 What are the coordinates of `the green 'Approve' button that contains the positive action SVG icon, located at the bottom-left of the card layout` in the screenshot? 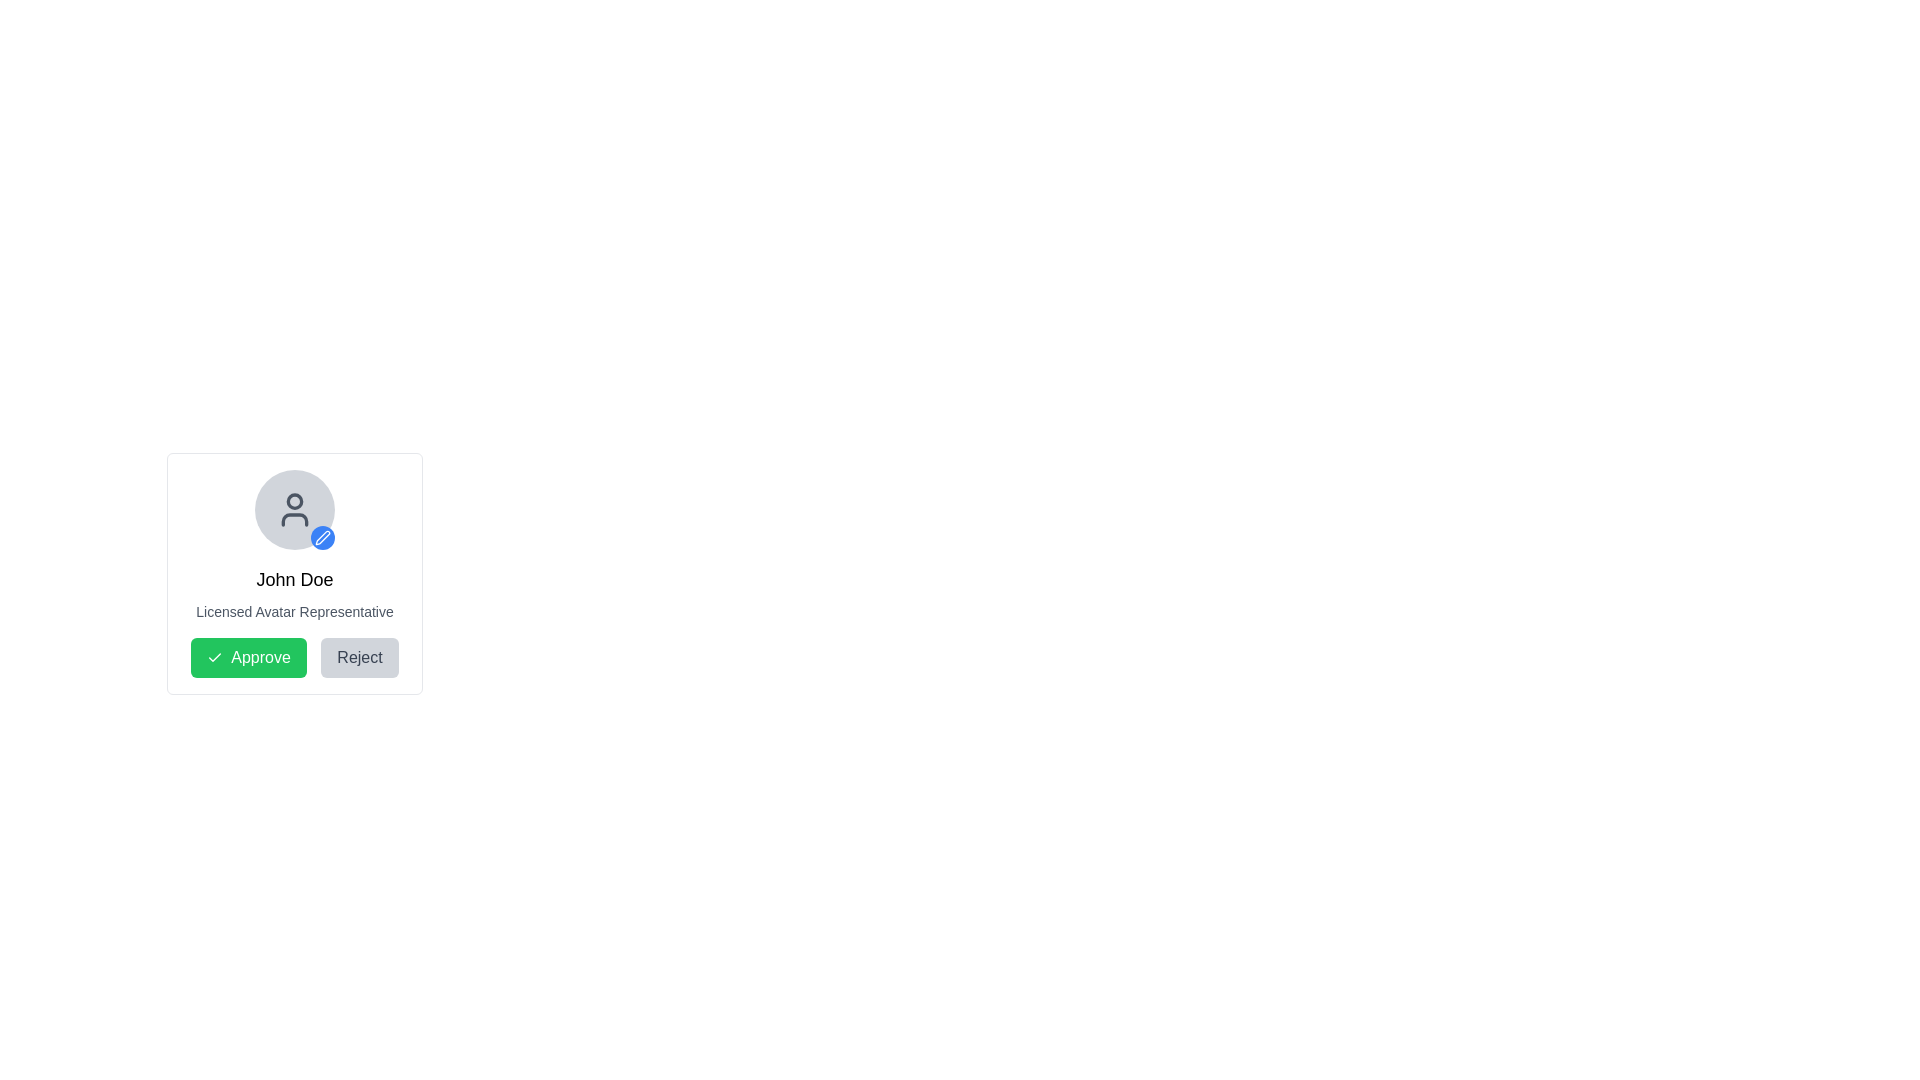 It's located at (215, 658).